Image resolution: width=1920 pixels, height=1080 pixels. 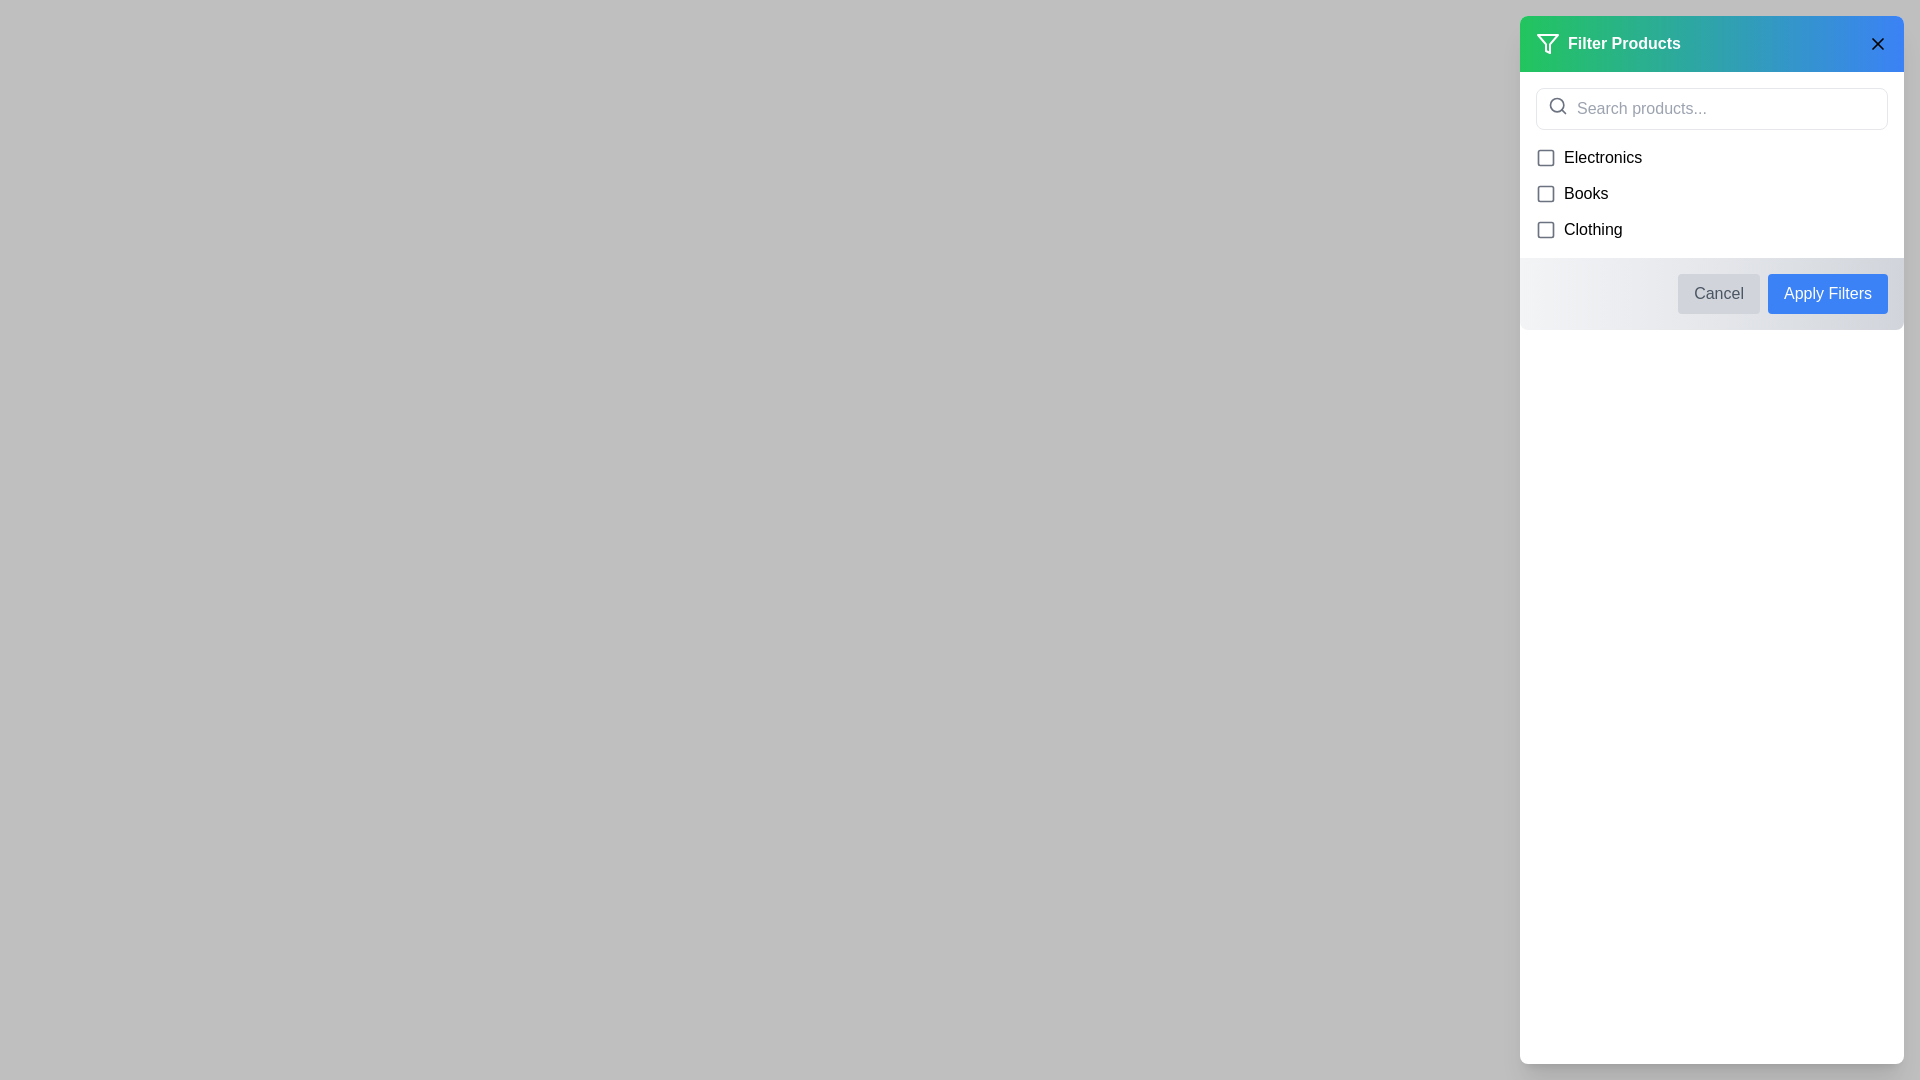 I want to click on the checkbox indicator, so click(x=1544, y=229).